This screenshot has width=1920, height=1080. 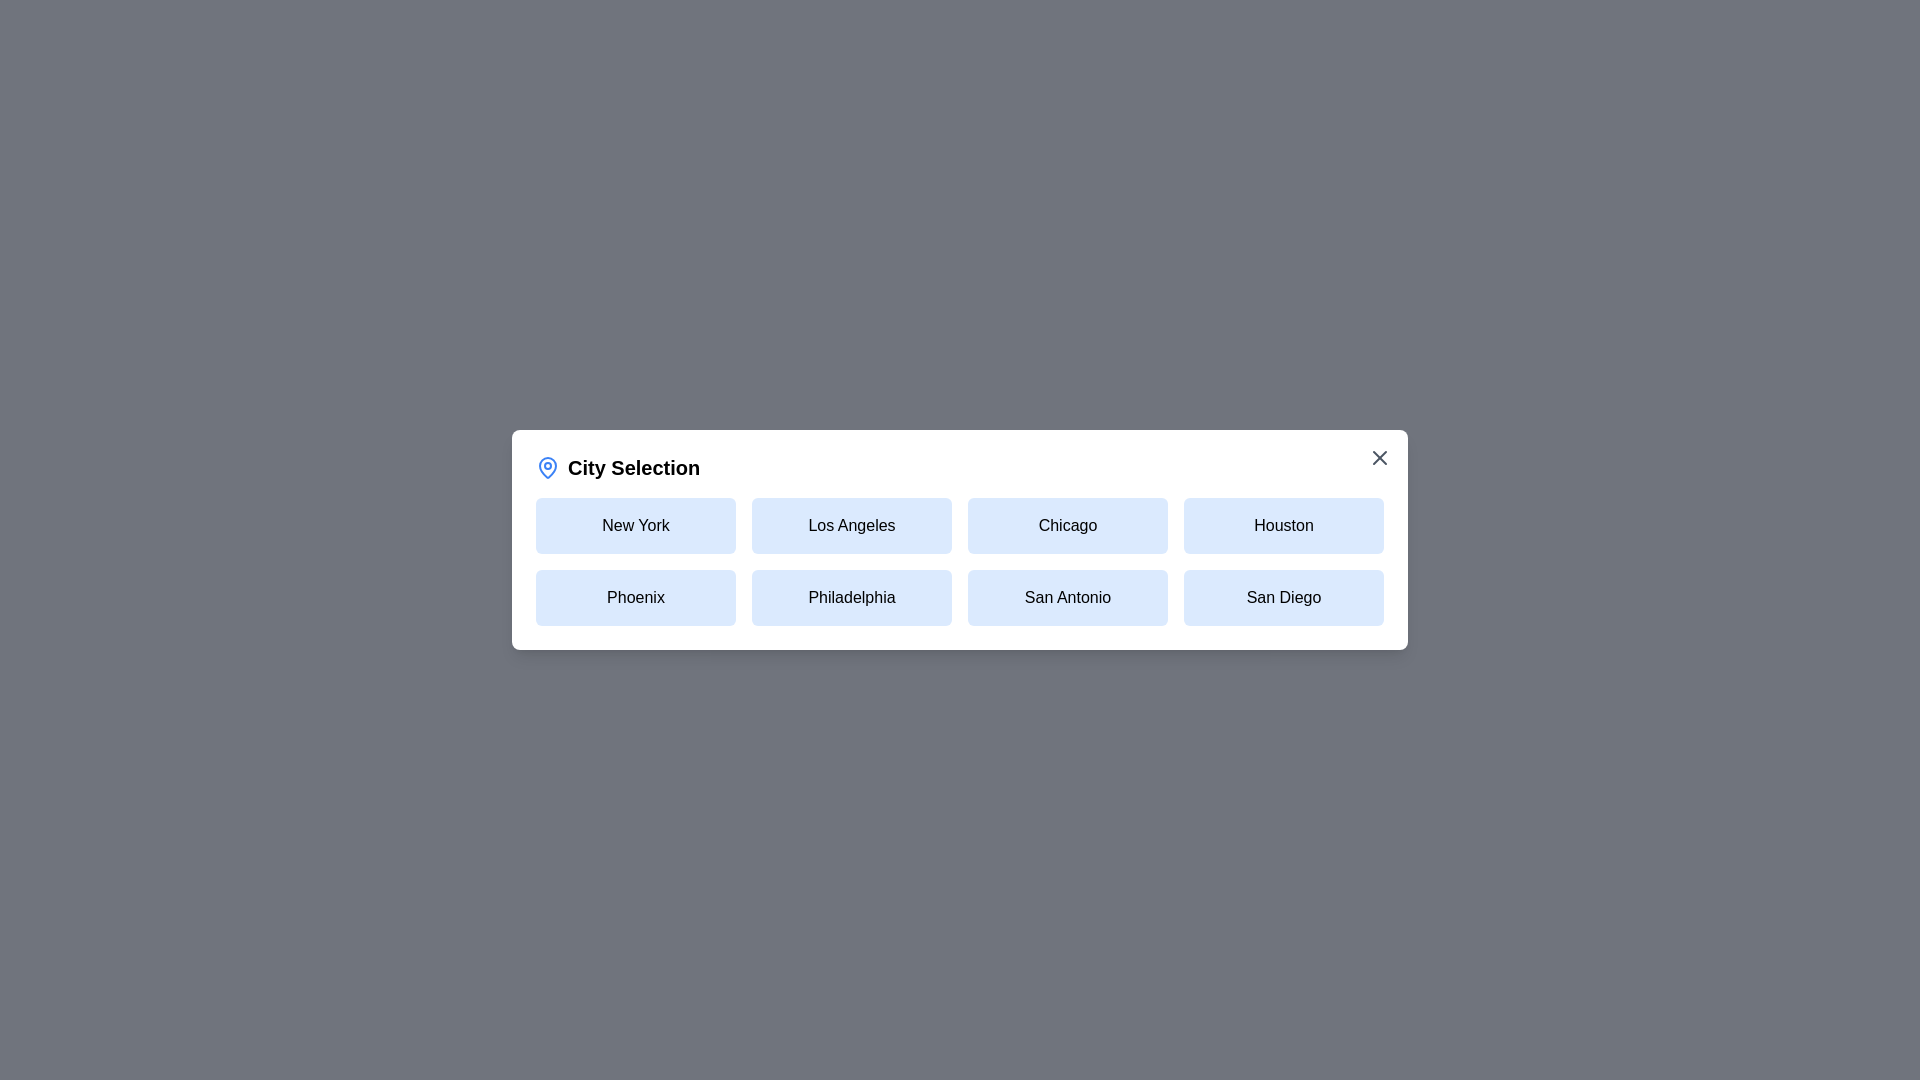 What do you see at coordinates (851, 524) in the screenshot?
I see `the city Los Angeles by clicking on its button` at bounding box center [851, 524].